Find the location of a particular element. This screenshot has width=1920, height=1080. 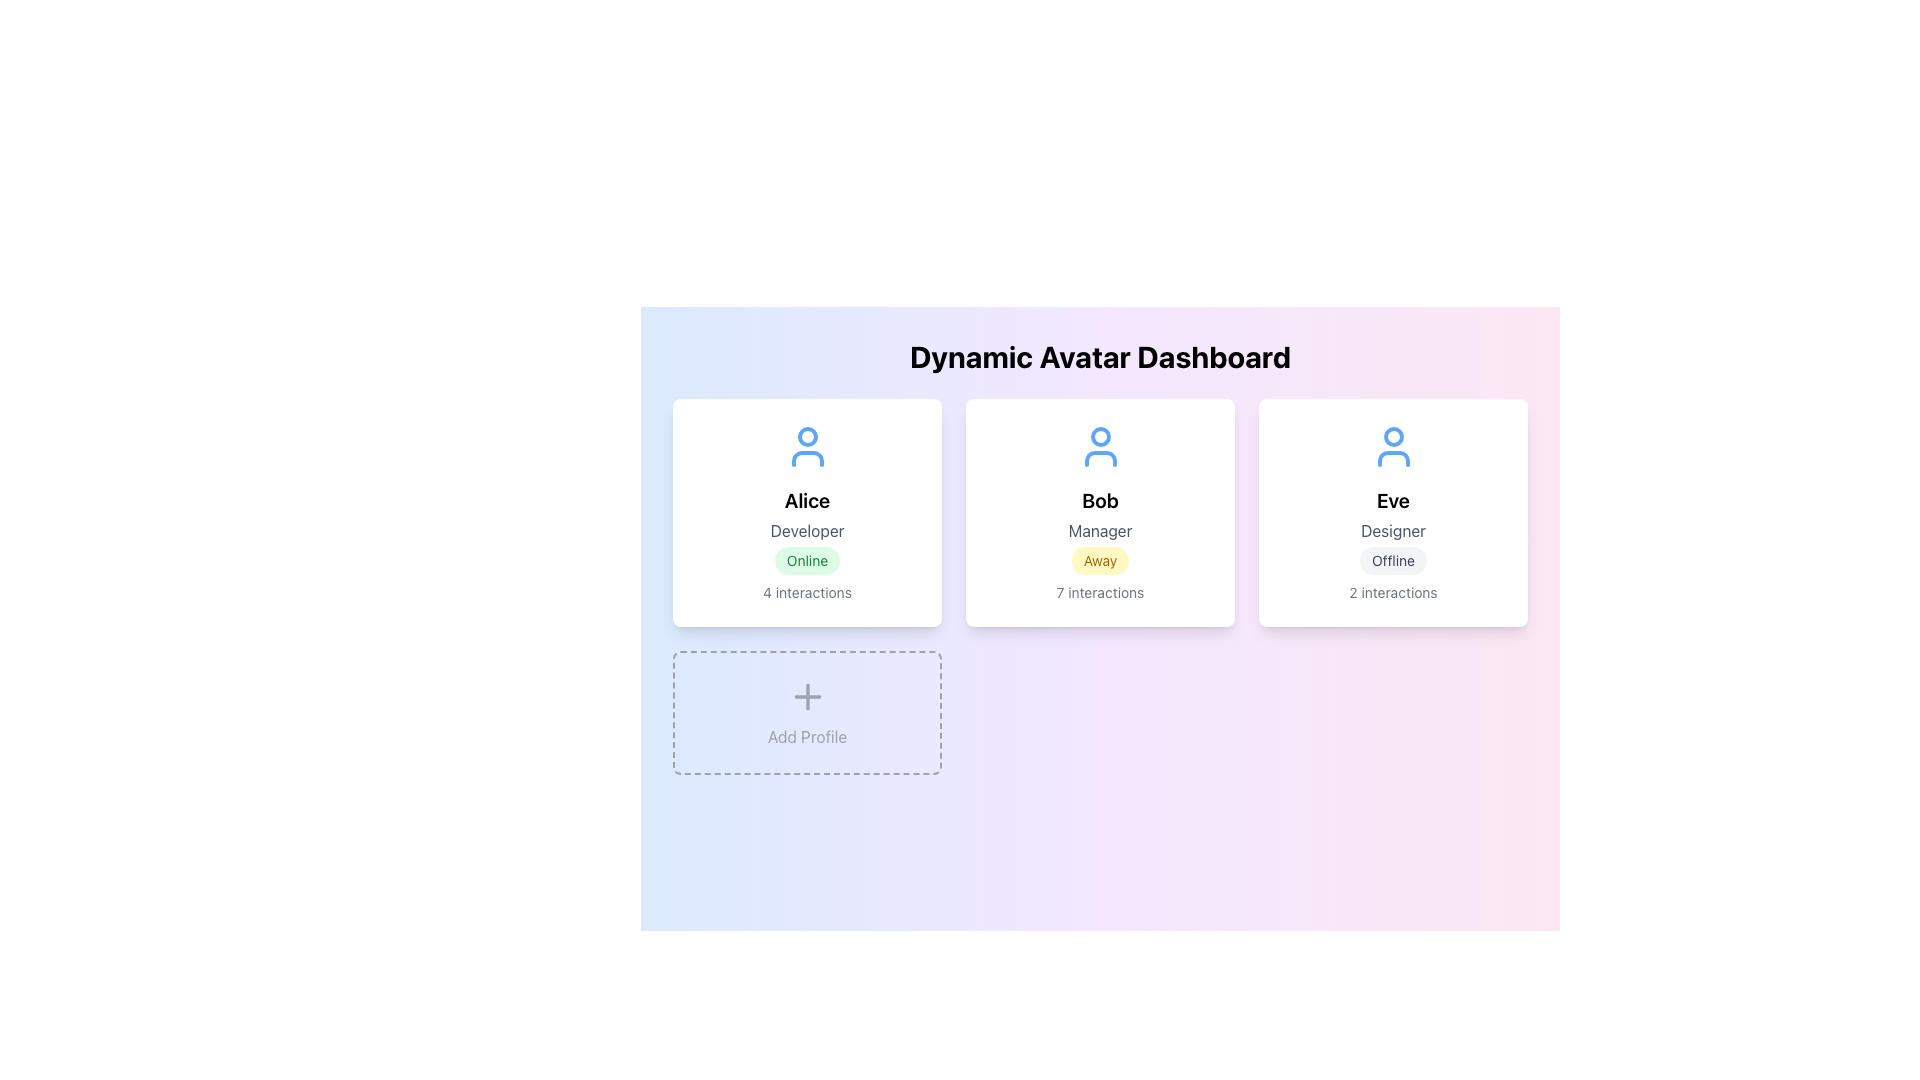

the pill-shaped label displaying 'Offline', which is located below the text 'Designer' and above '2 interactions' is located at coordinates (1392, 560).